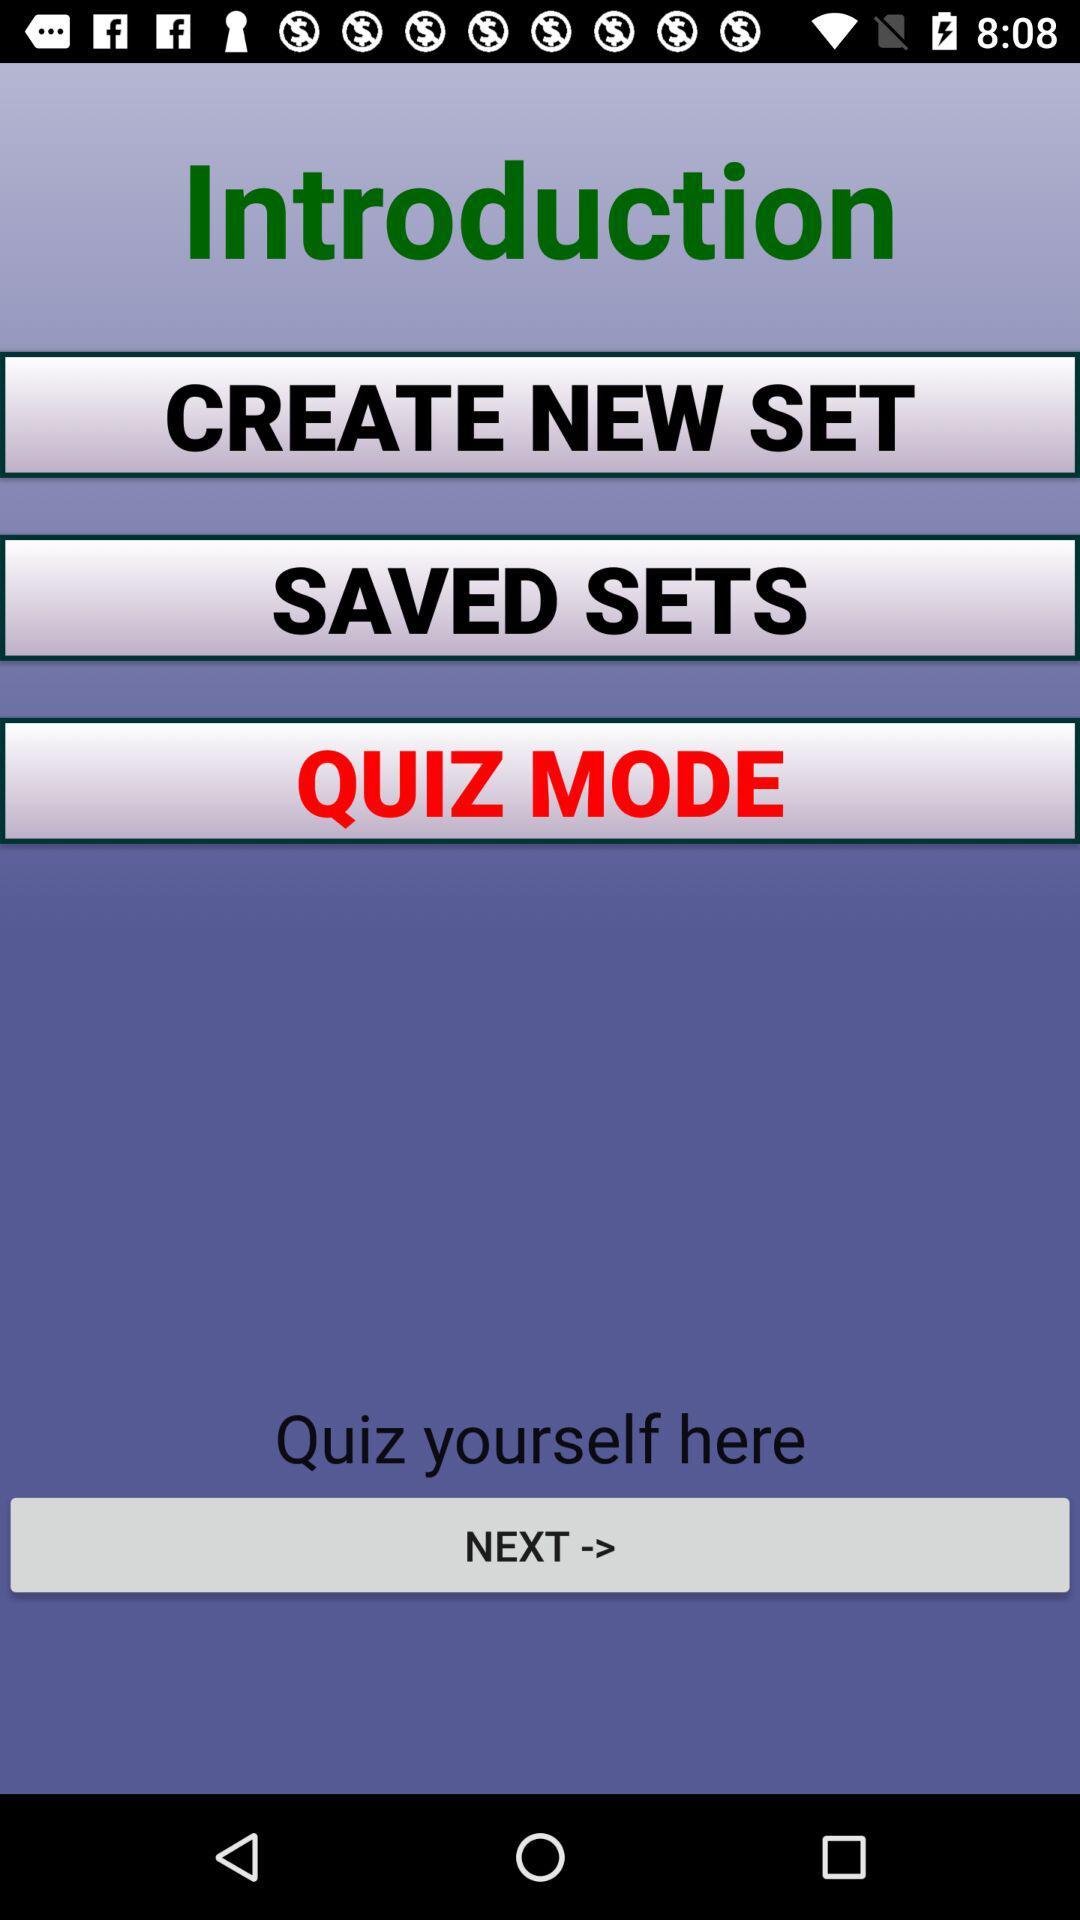 The height and width of the screenshot is (1920, 1080). What do you see at coordinates (540, 779) in the screenshot?
I see `quiz mode` at bounding box center [540, 779].